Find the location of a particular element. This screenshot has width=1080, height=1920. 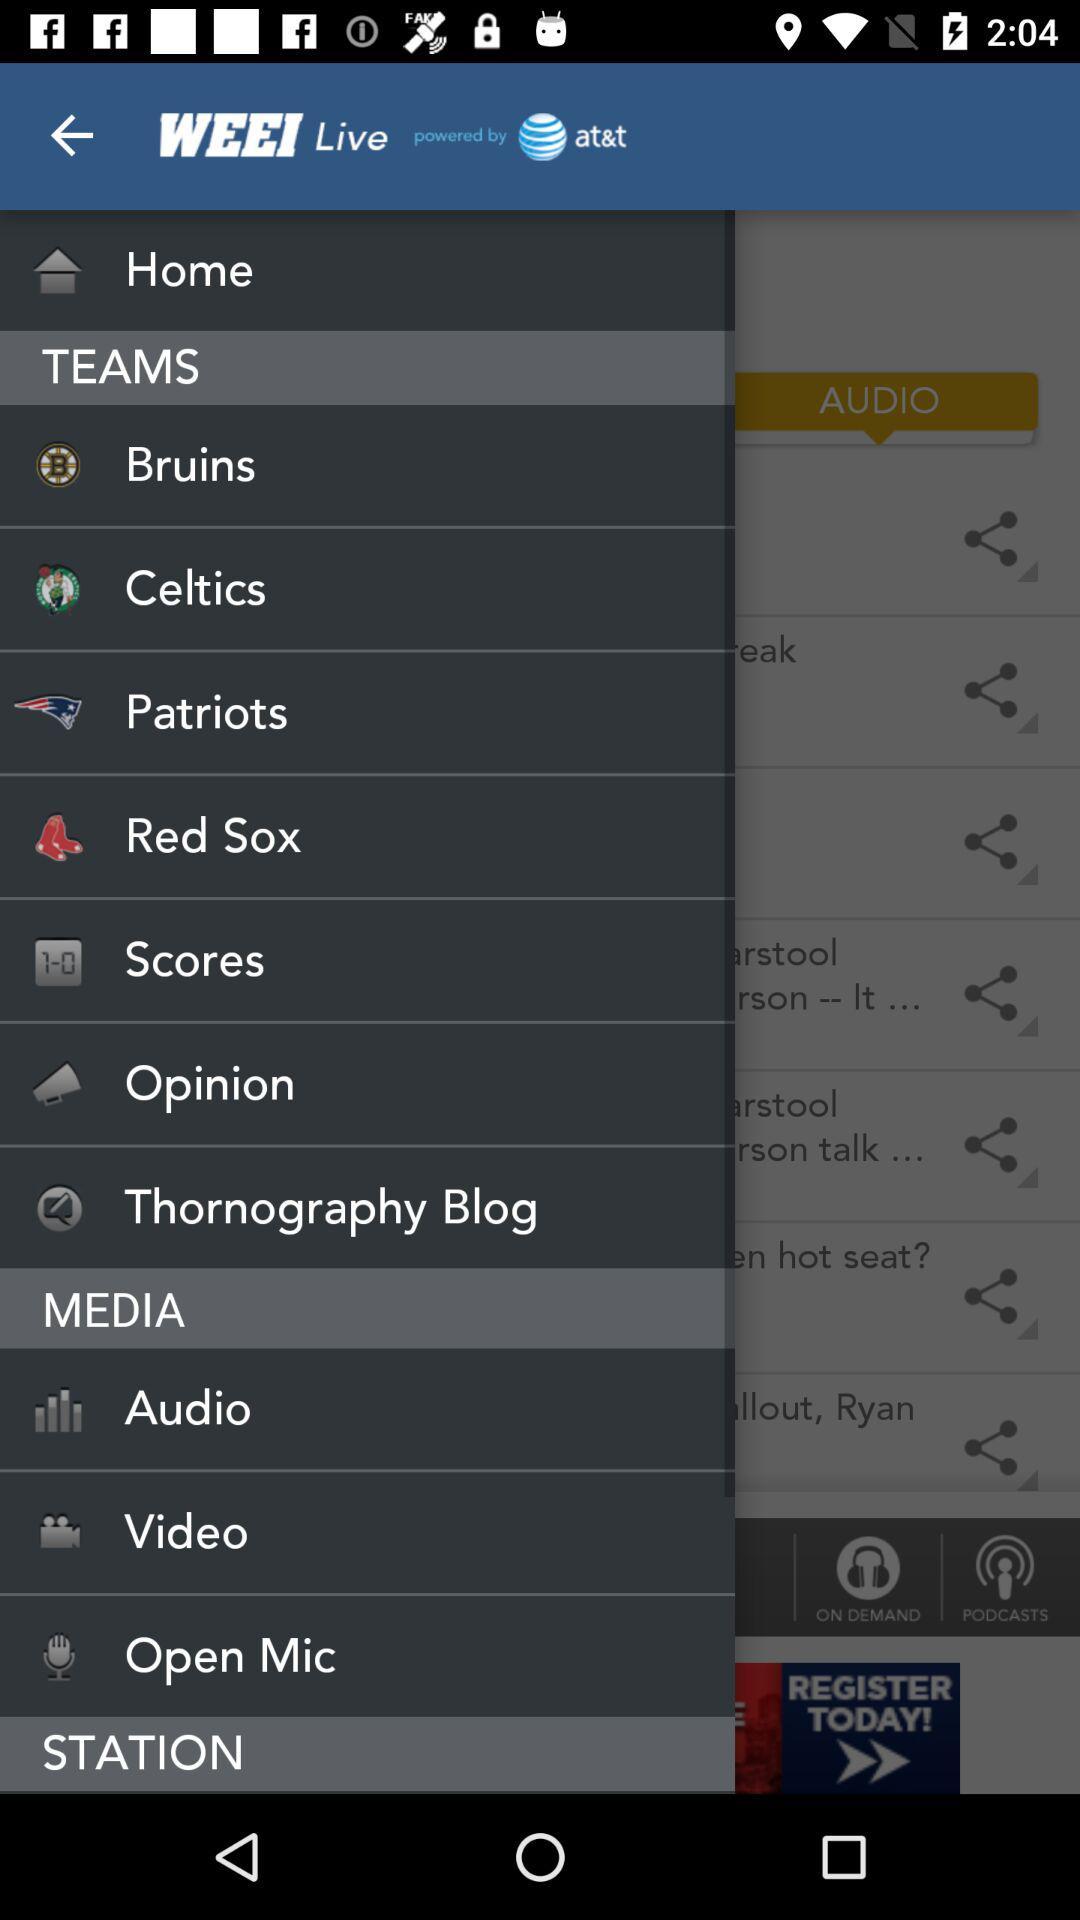

scores item is located at coordinates (367, 960).